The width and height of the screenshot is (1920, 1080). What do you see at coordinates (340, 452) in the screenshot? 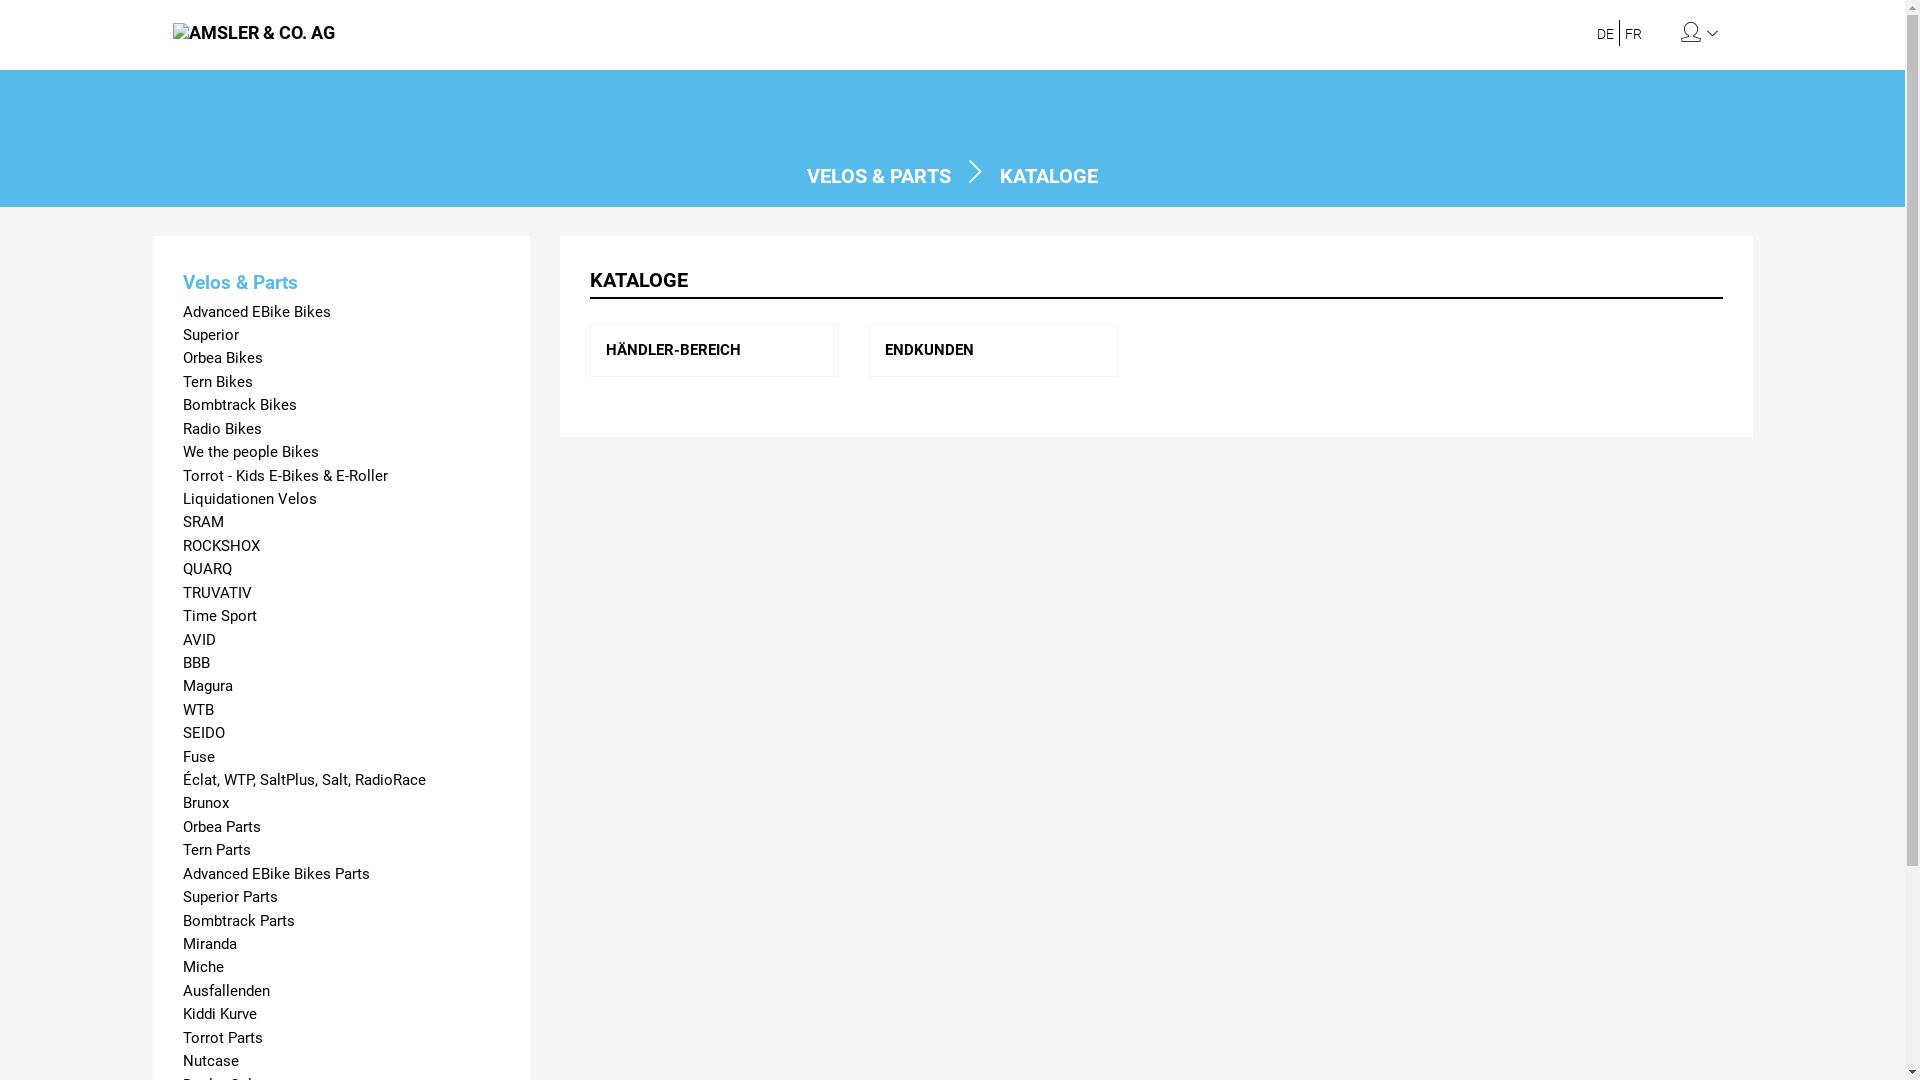
I see `'We the people Bikes'` at bounding box center [340, 452].